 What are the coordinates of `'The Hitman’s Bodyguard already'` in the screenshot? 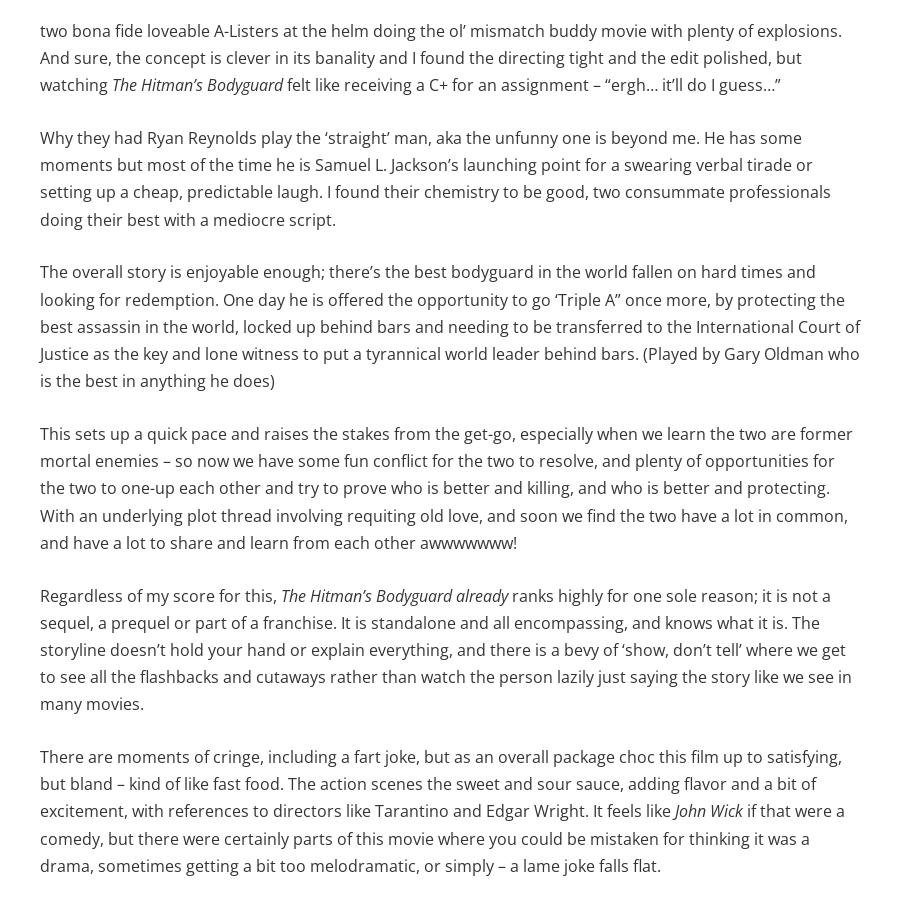 It's located at (279, 595).